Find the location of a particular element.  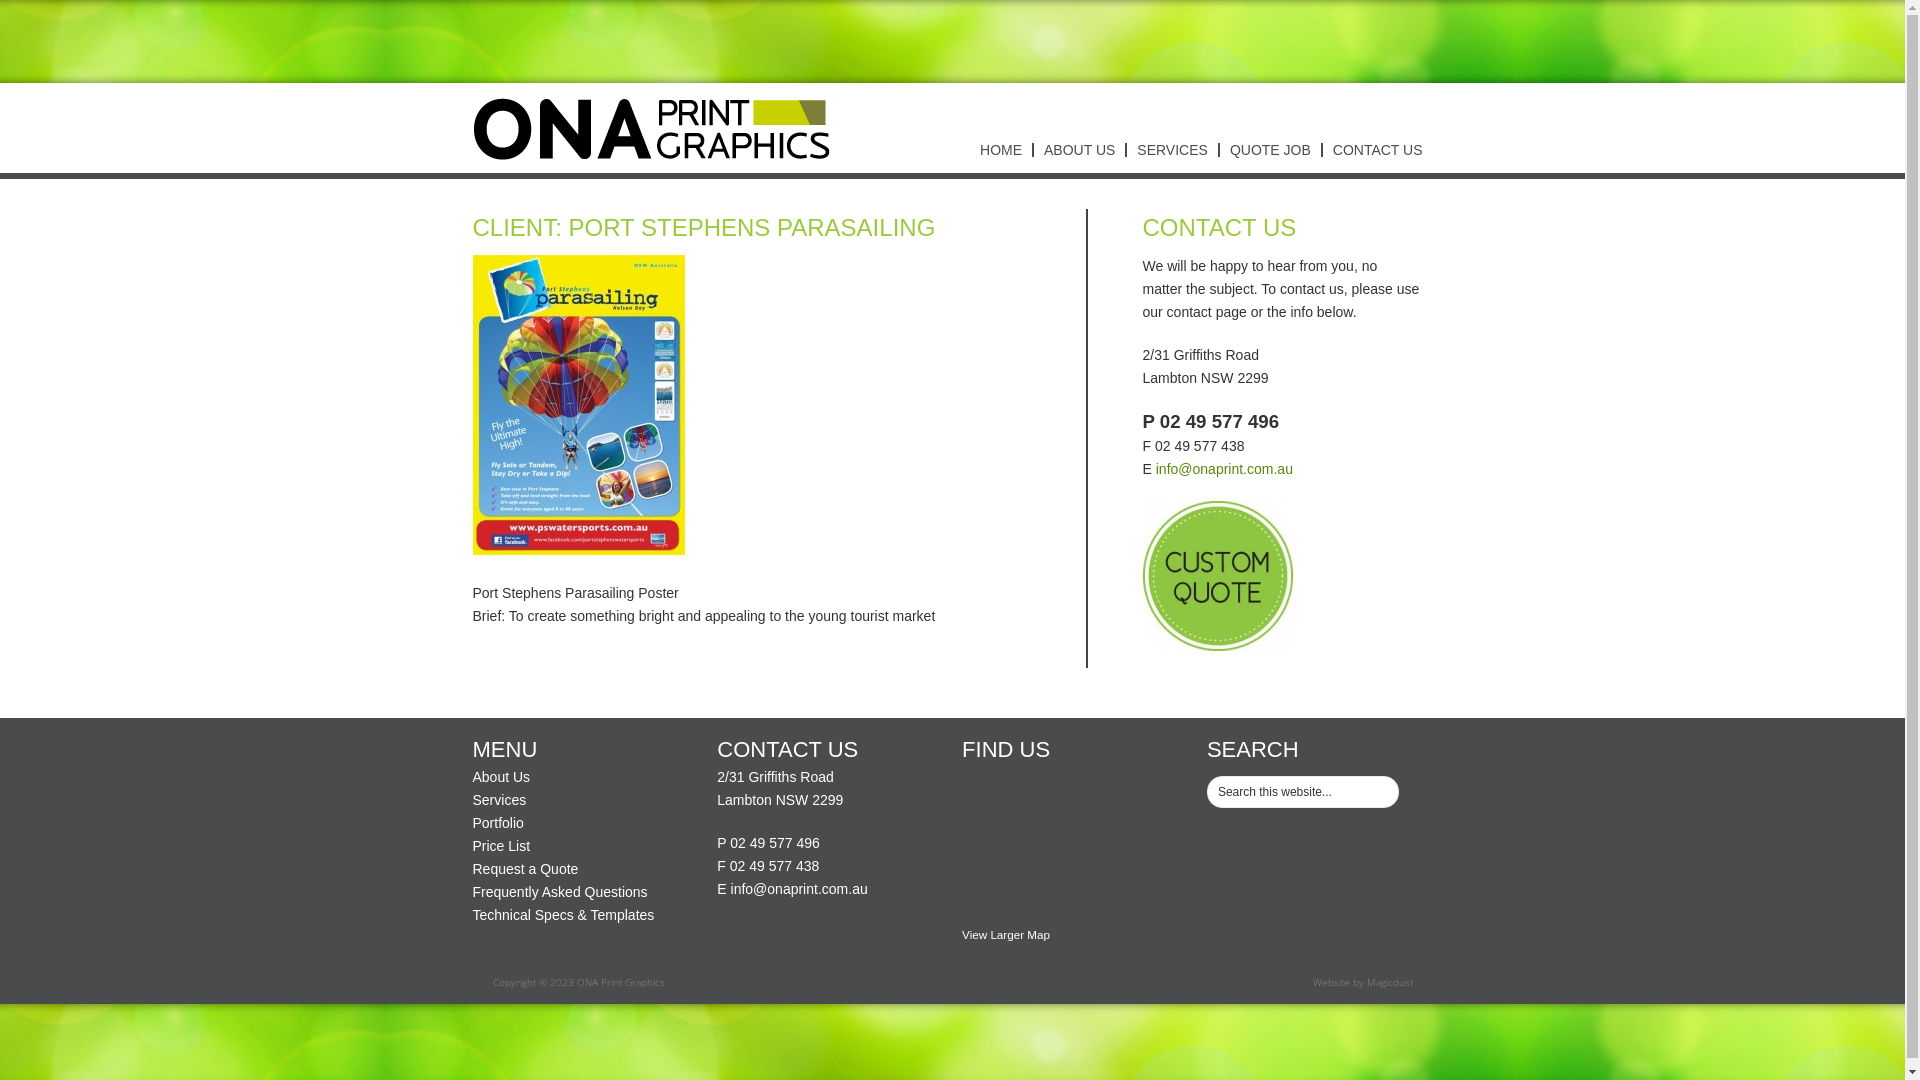

'Frequently Asked Questions' is located at coordinates (559, 890).